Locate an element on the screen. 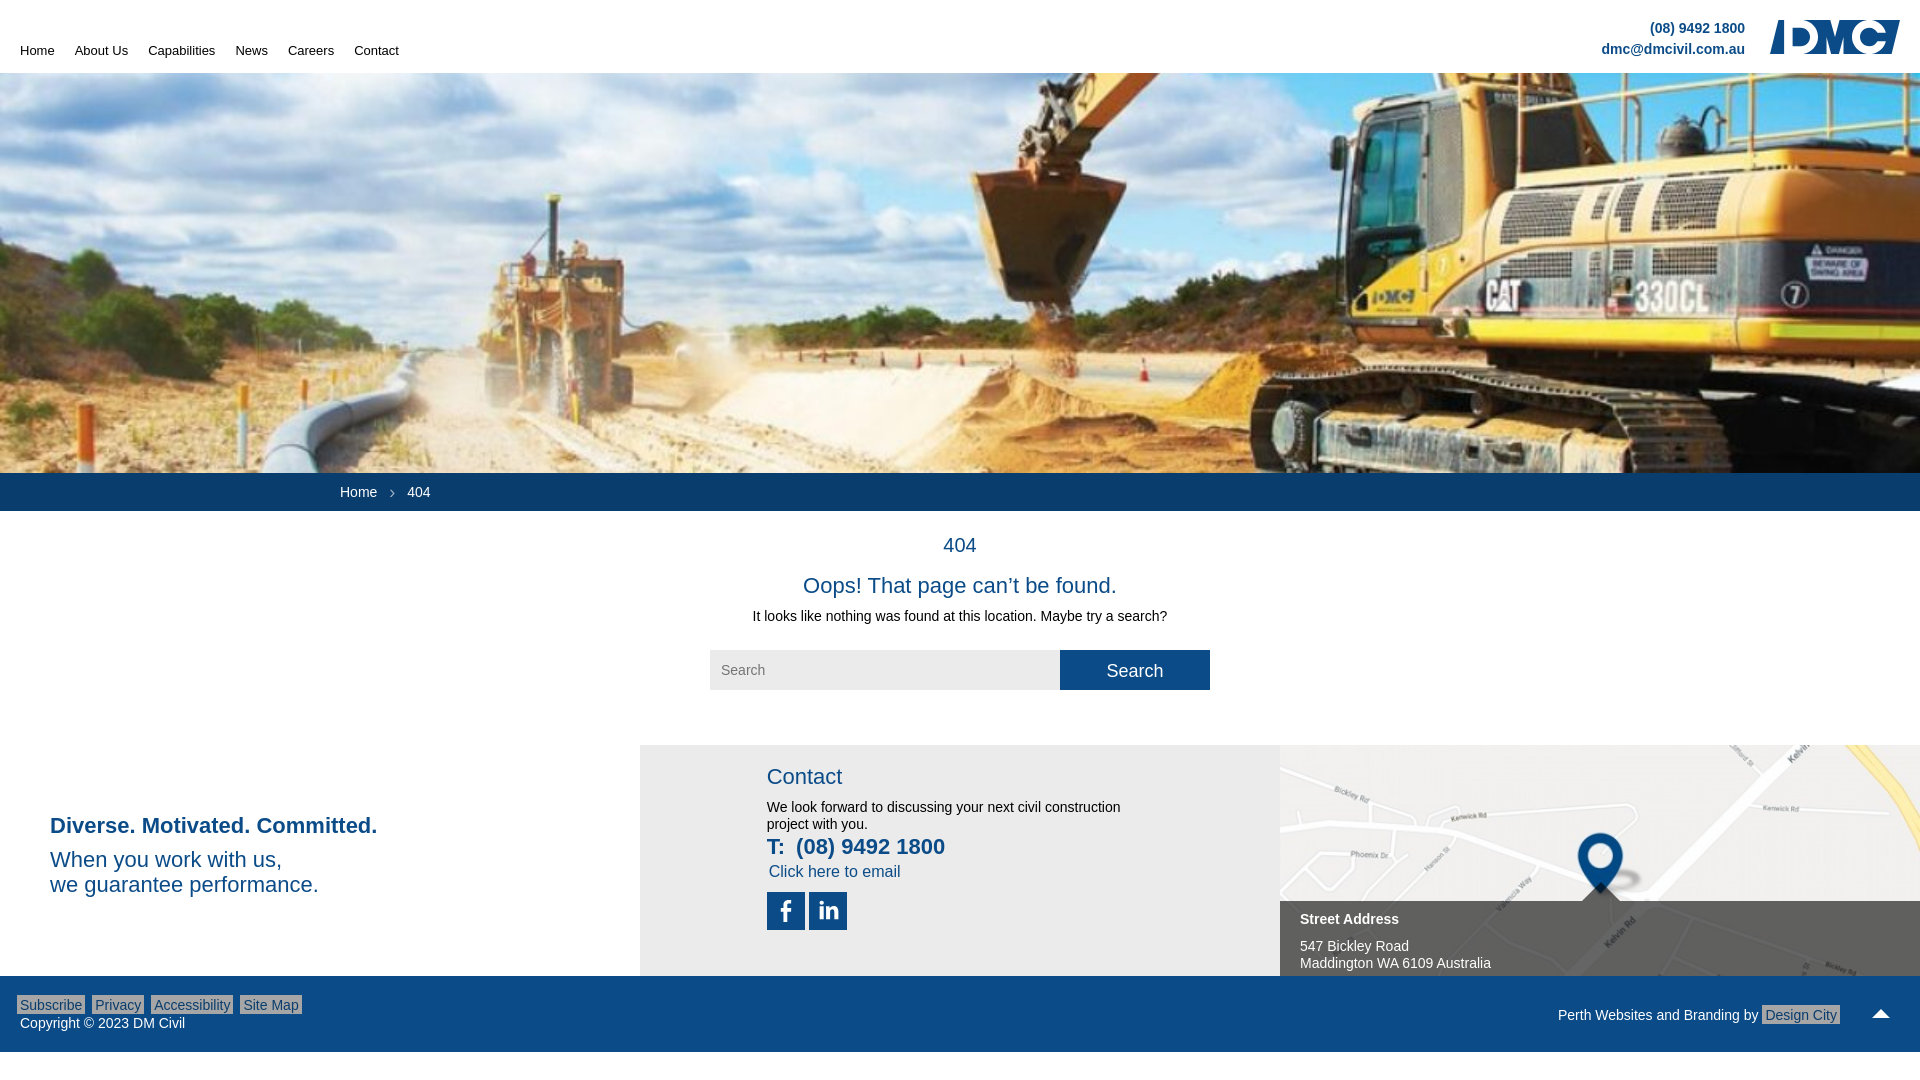 This screenshot has height=1080, width=1920. 'Site Map' is located at coordinates (269, 1004).